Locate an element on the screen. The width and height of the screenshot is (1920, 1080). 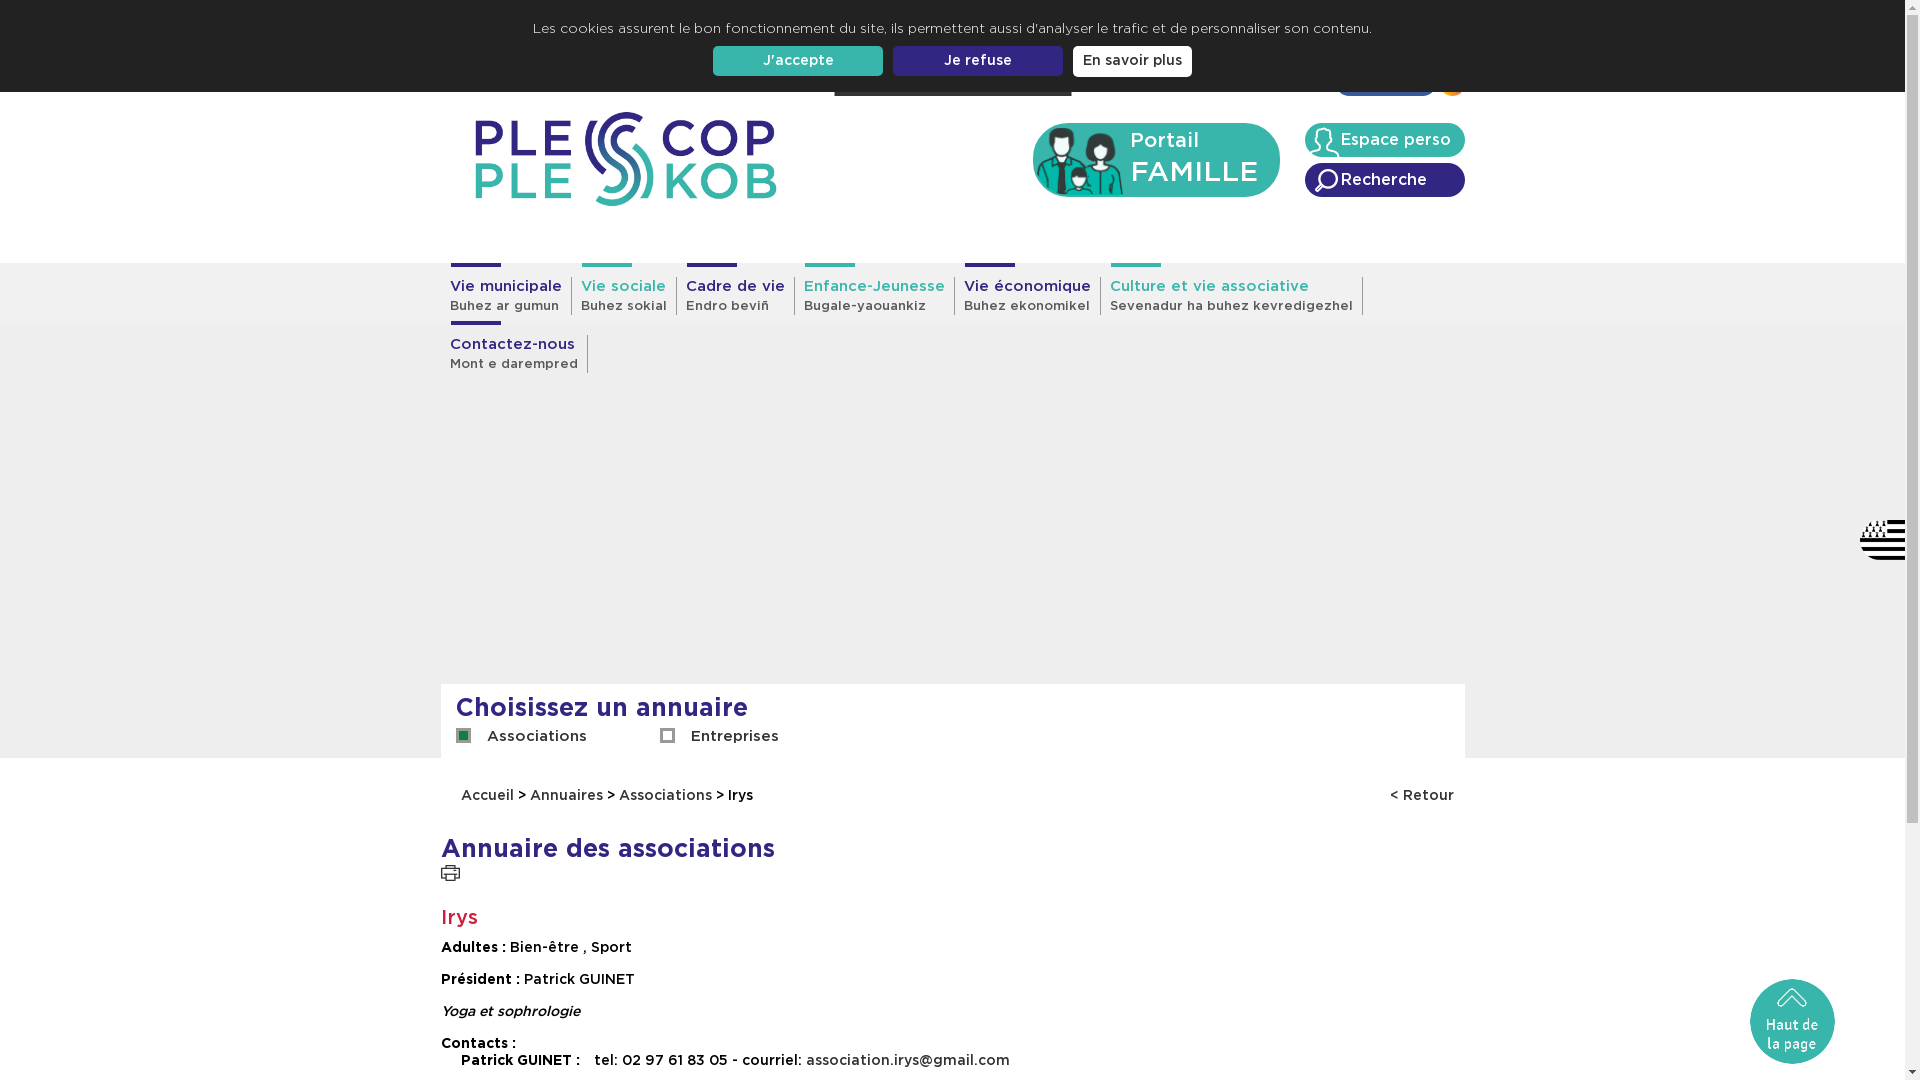
'Je refuse' is located at coordinates (978, 60).